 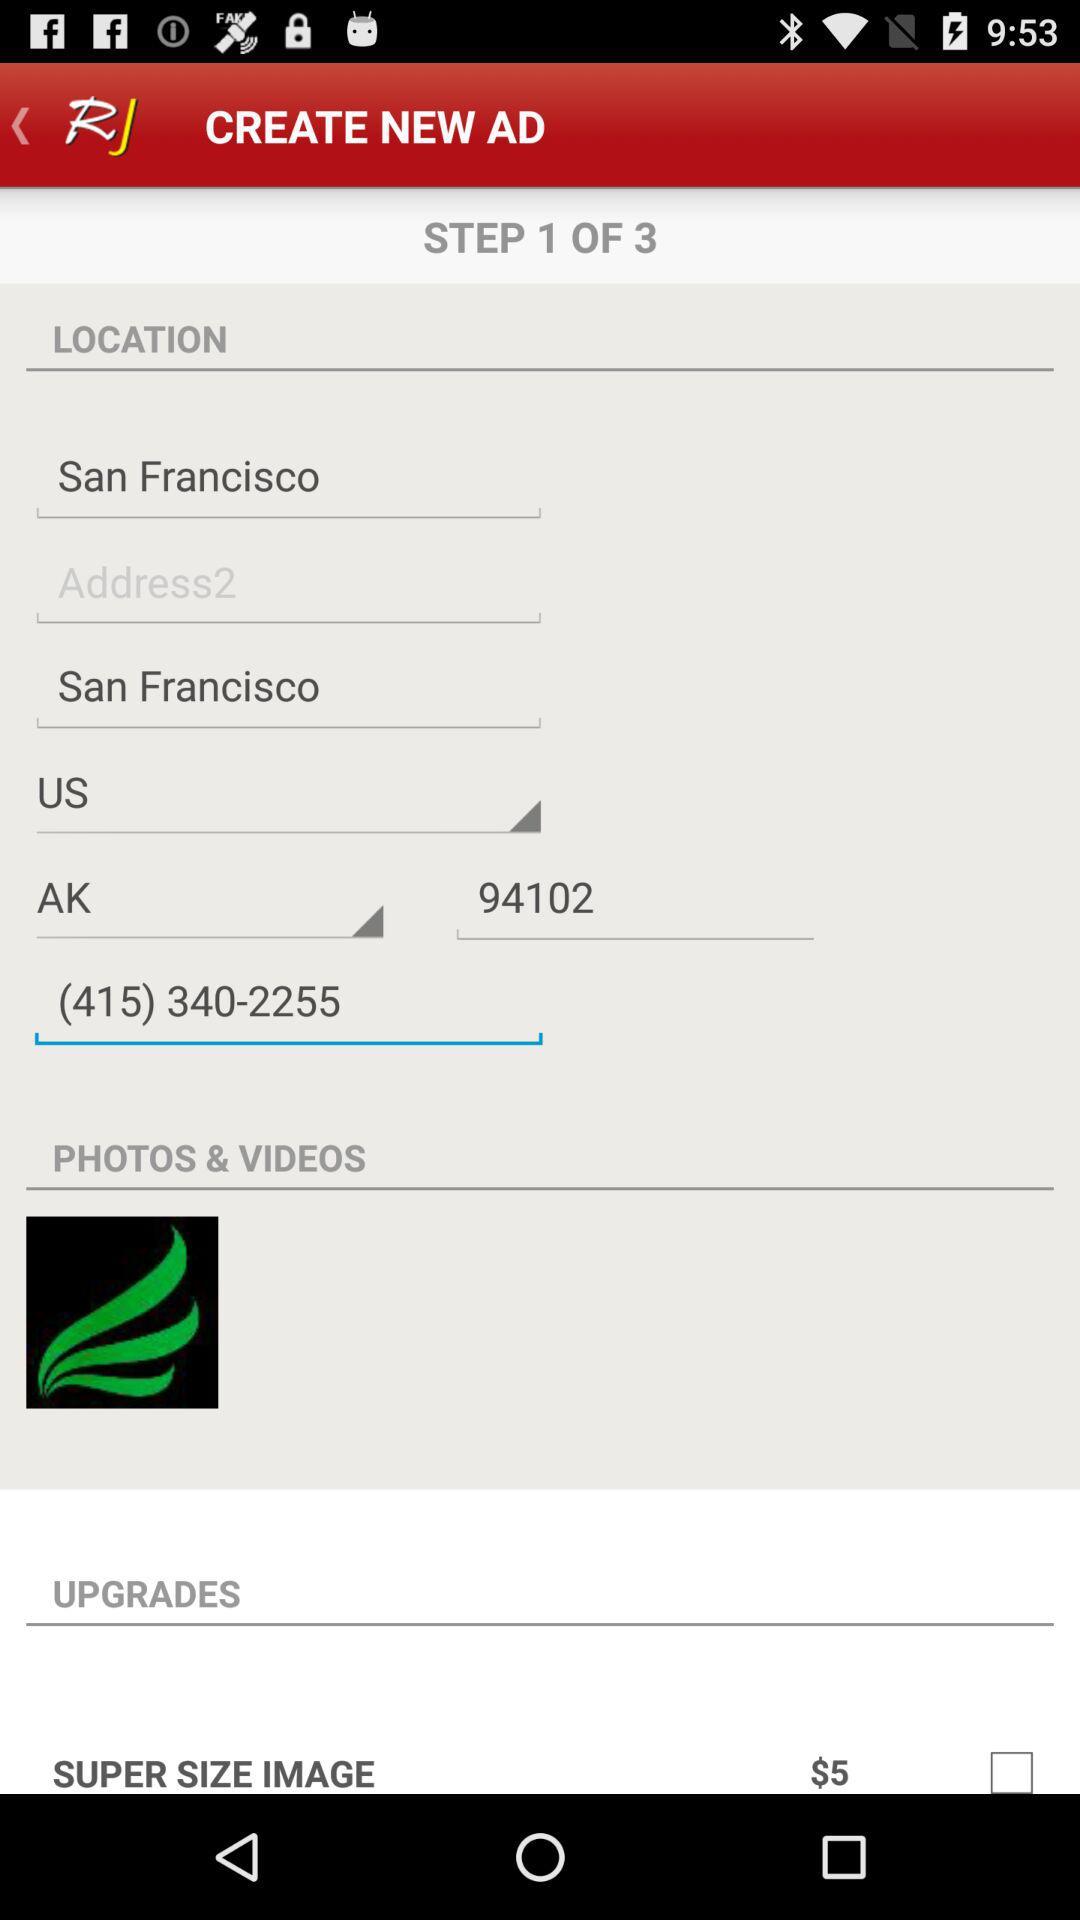 I want to click on tick button, so click(x=1011, y=1762).